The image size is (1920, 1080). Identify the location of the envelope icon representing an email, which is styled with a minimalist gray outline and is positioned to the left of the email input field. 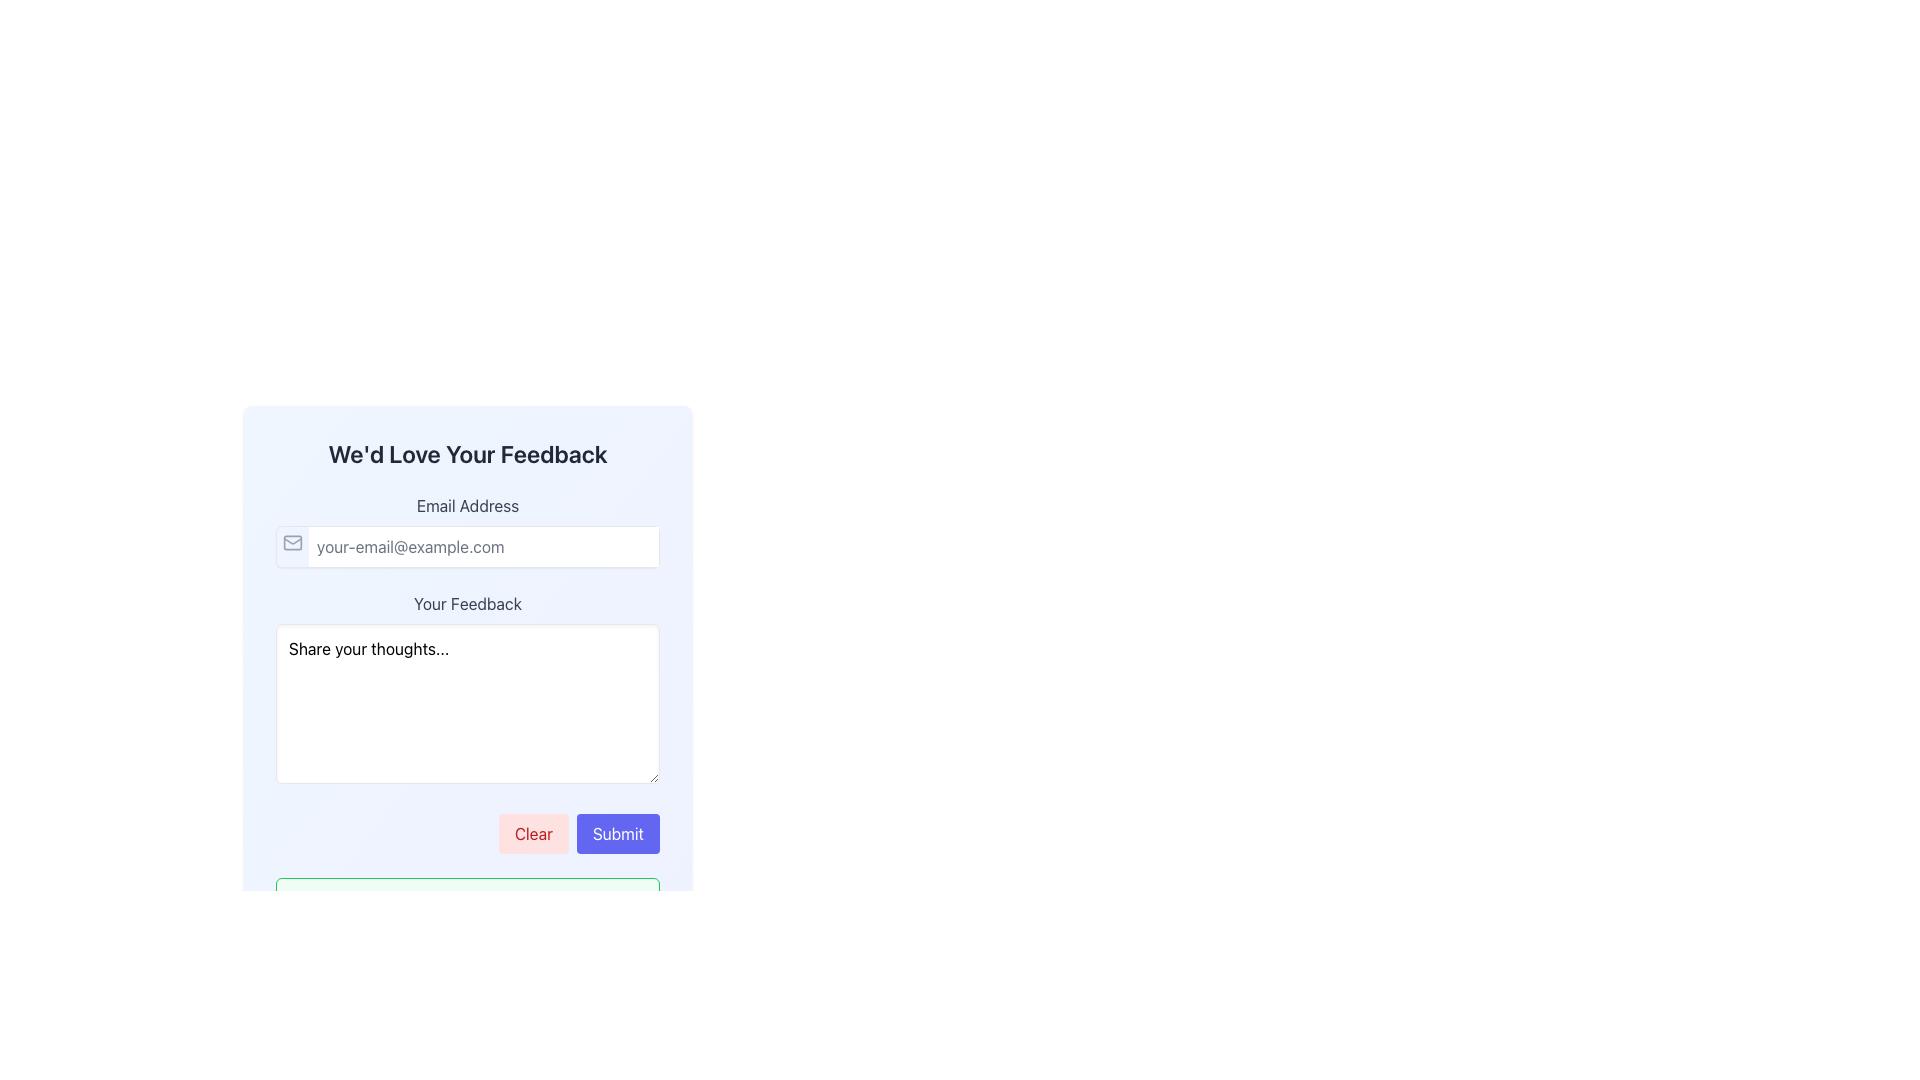
(291, 543).